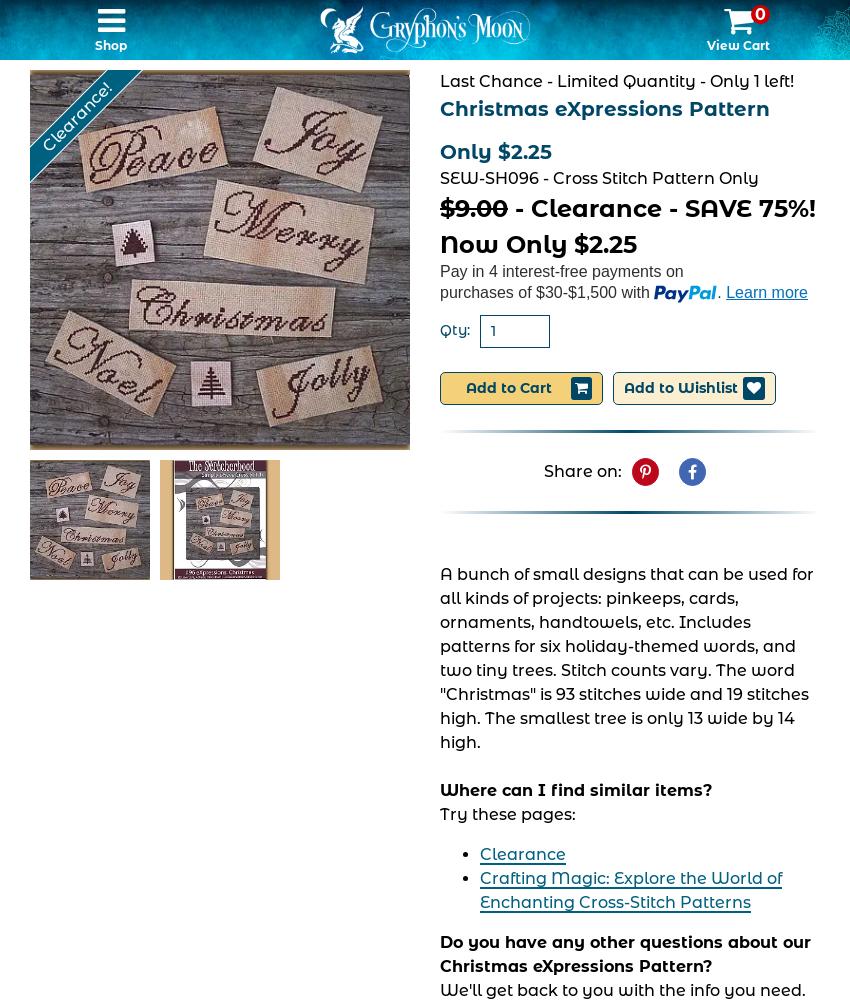  Describe the element at coordinates (438, 178) in the screenshot. I see `'SEW-SH096'` at that location.